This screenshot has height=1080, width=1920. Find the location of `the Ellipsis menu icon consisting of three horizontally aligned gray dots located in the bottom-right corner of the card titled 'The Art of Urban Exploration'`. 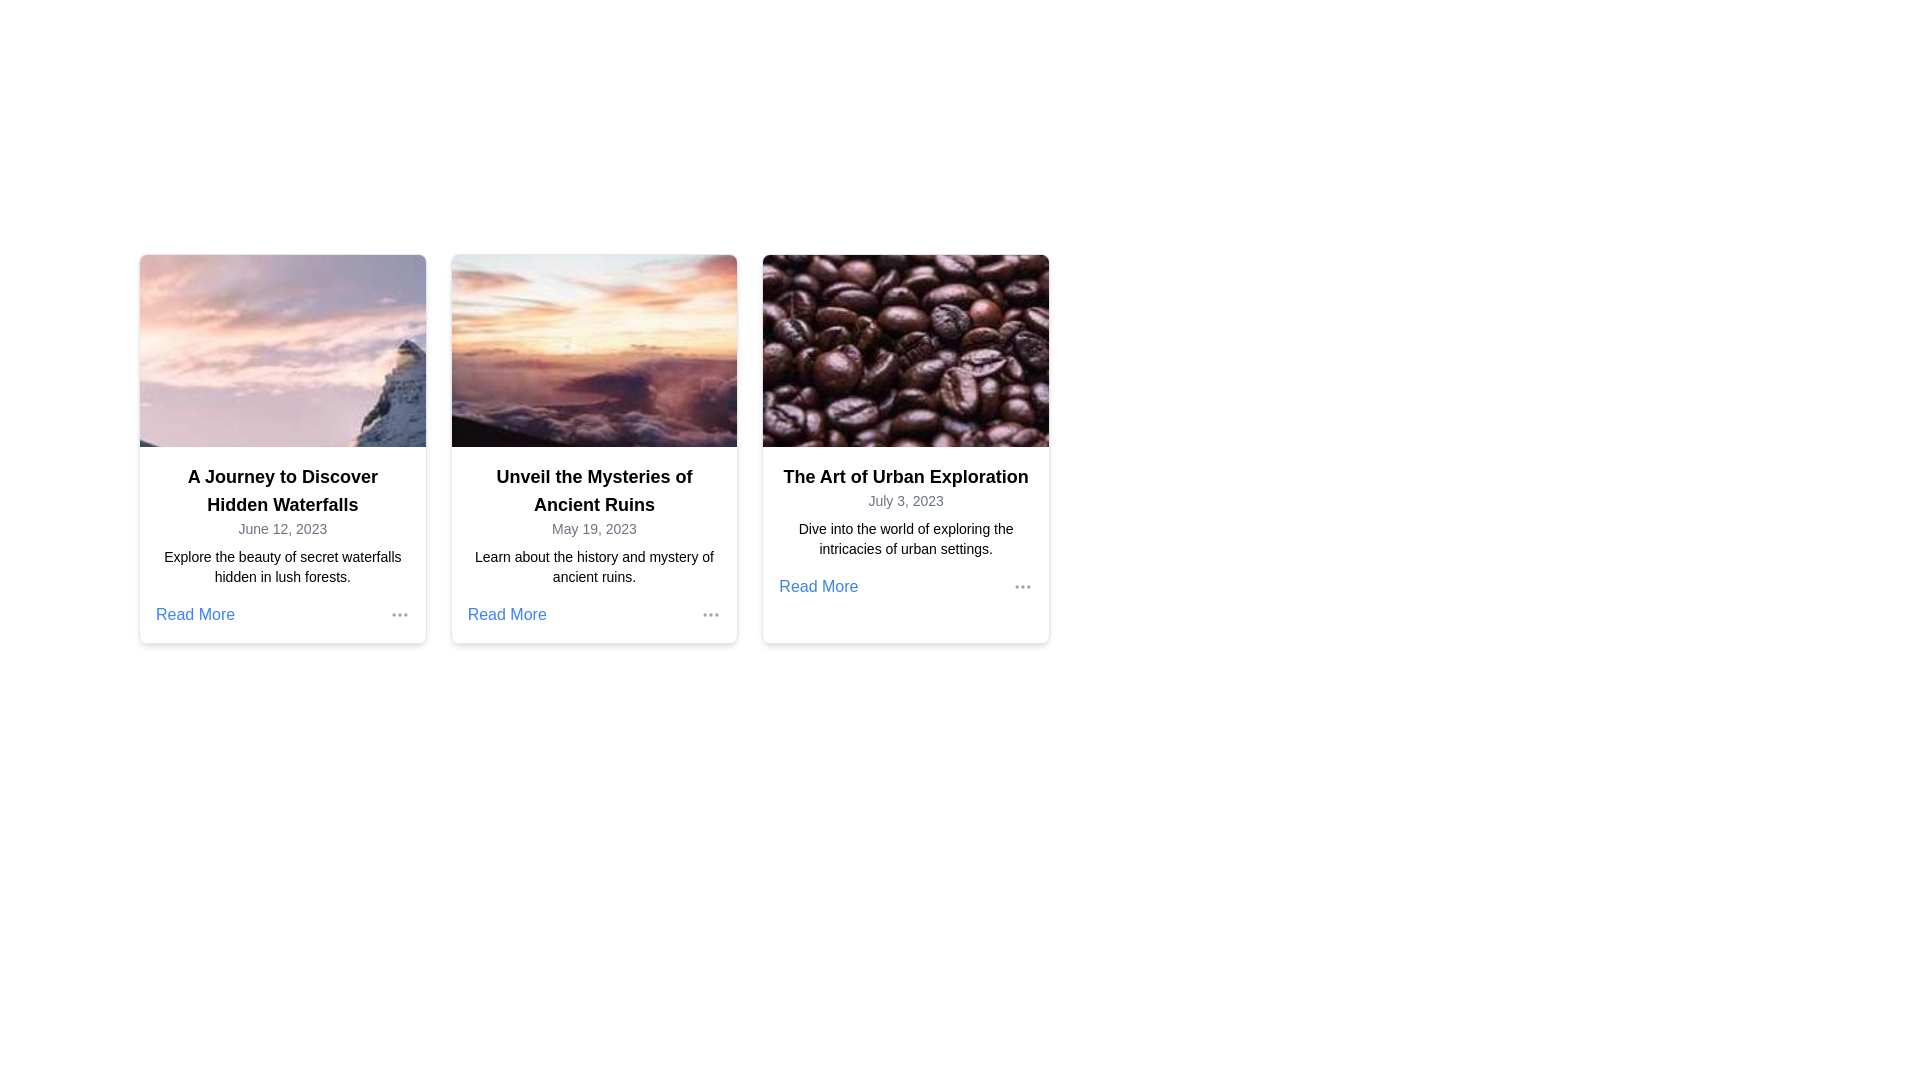

the Ellipsis menu icon consisting of three horizontally aligned gray dots located in the bottom-right corner of the card titled 'The Art of Urban Exploration' is located at coordinates (1022, 585).